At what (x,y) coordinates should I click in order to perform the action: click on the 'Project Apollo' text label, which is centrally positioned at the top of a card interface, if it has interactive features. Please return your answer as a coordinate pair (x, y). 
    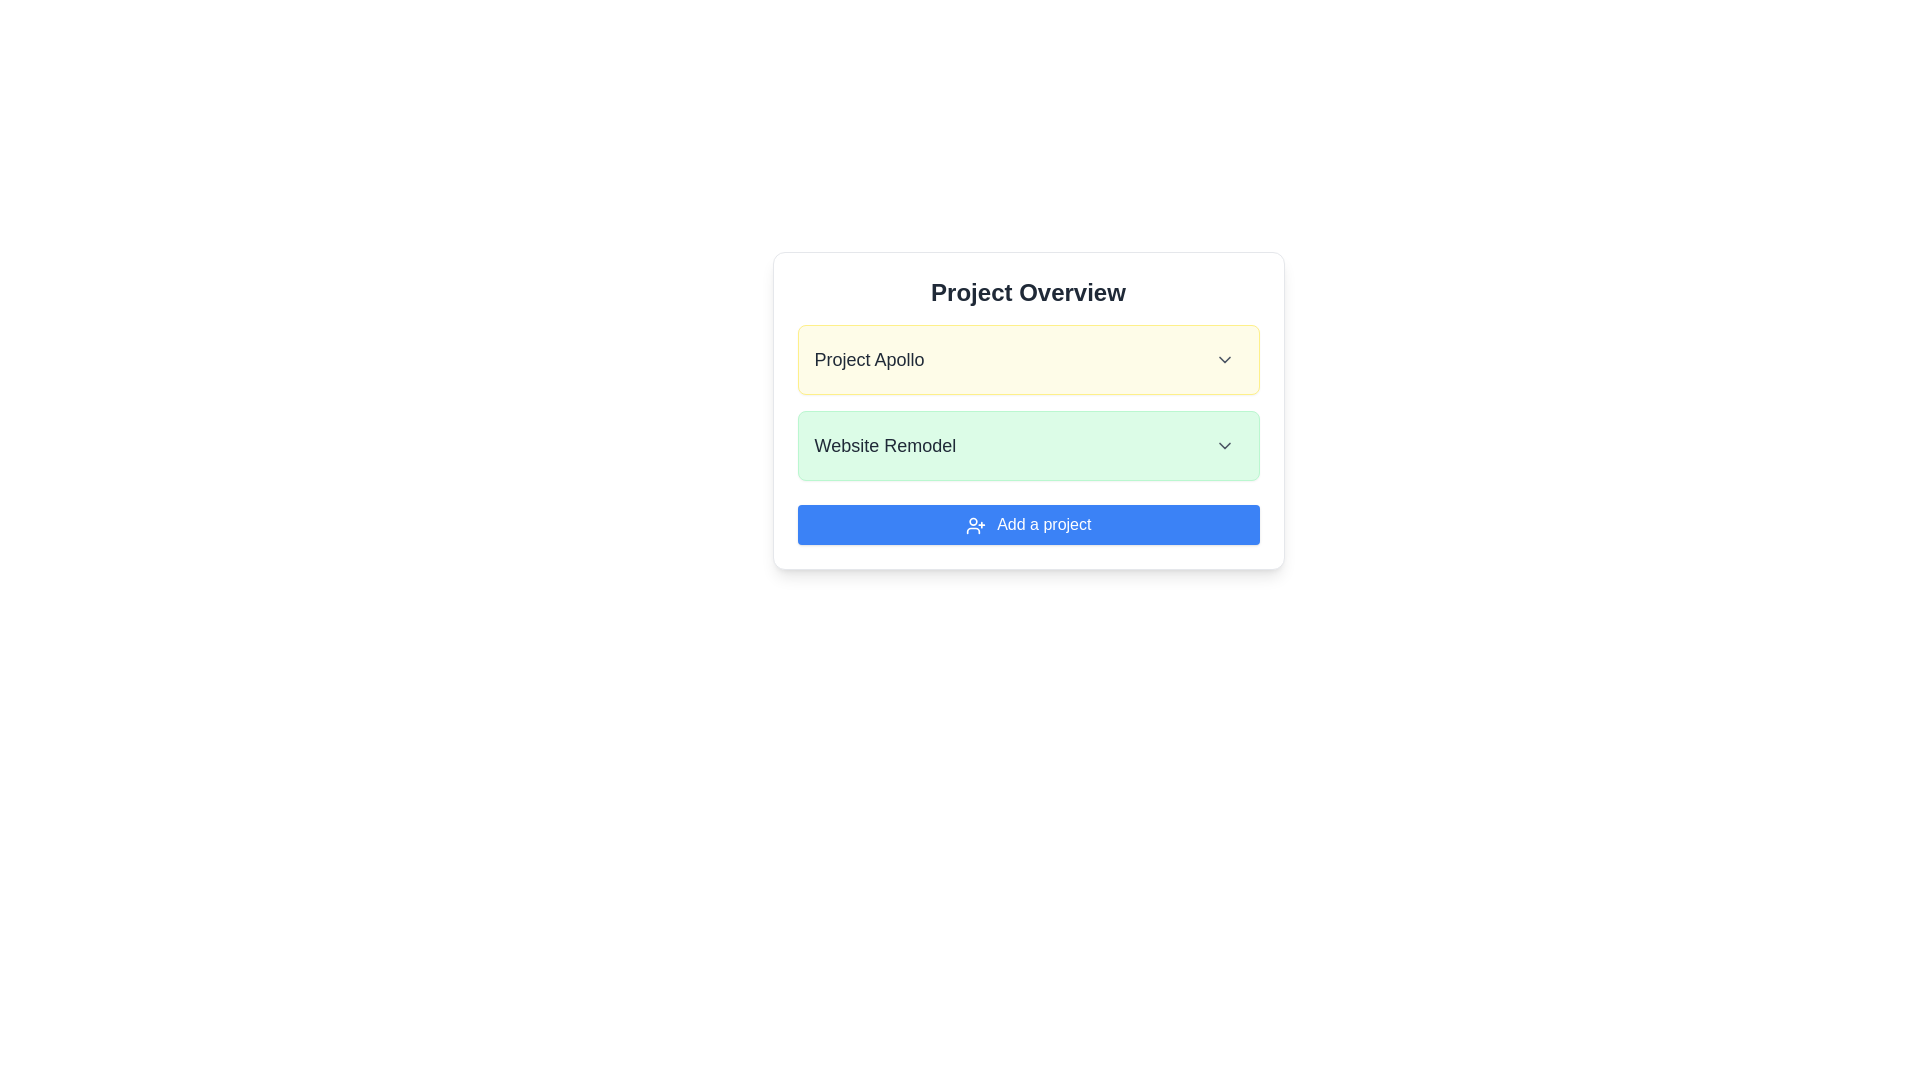
    Looking at the image, I should click on (869, 358).